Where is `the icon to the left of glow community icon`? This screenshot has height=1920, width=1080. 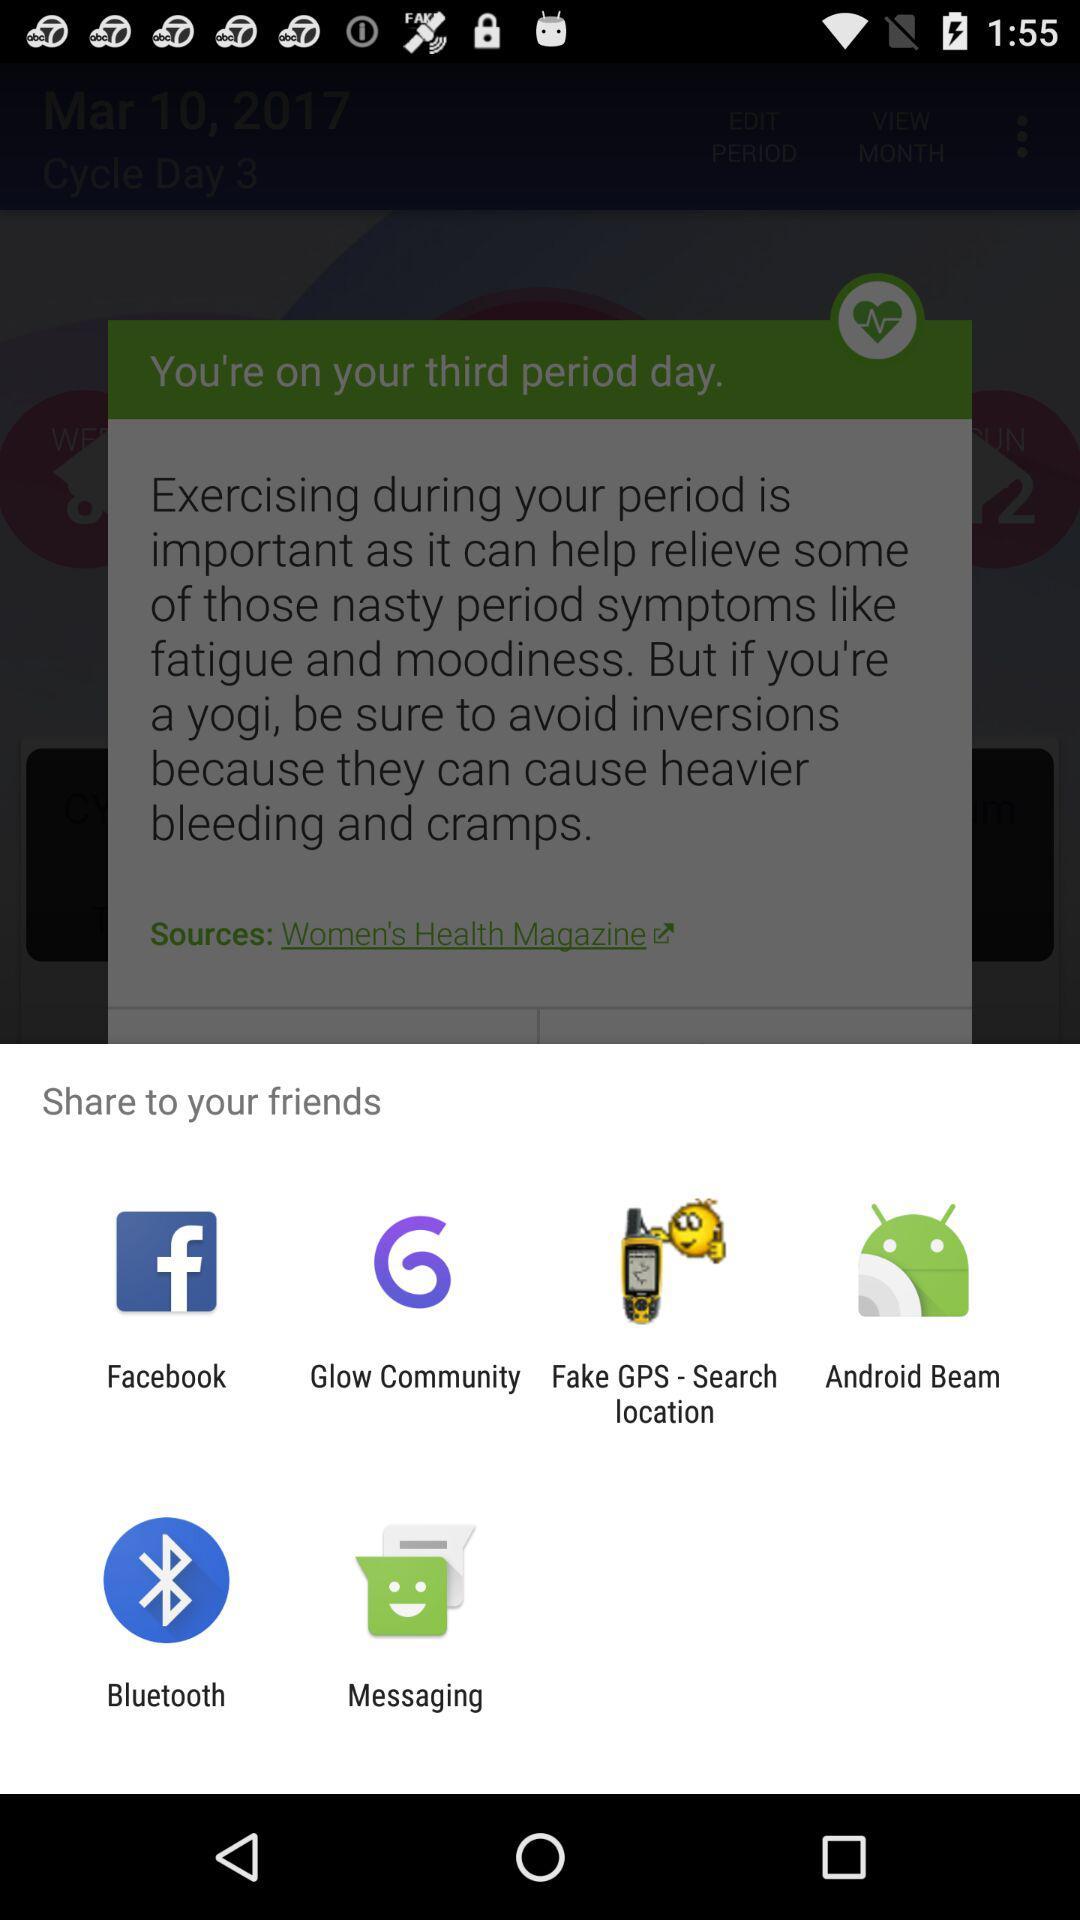 the icon to the left of glow community icon is located at coordinates (165, 1392).